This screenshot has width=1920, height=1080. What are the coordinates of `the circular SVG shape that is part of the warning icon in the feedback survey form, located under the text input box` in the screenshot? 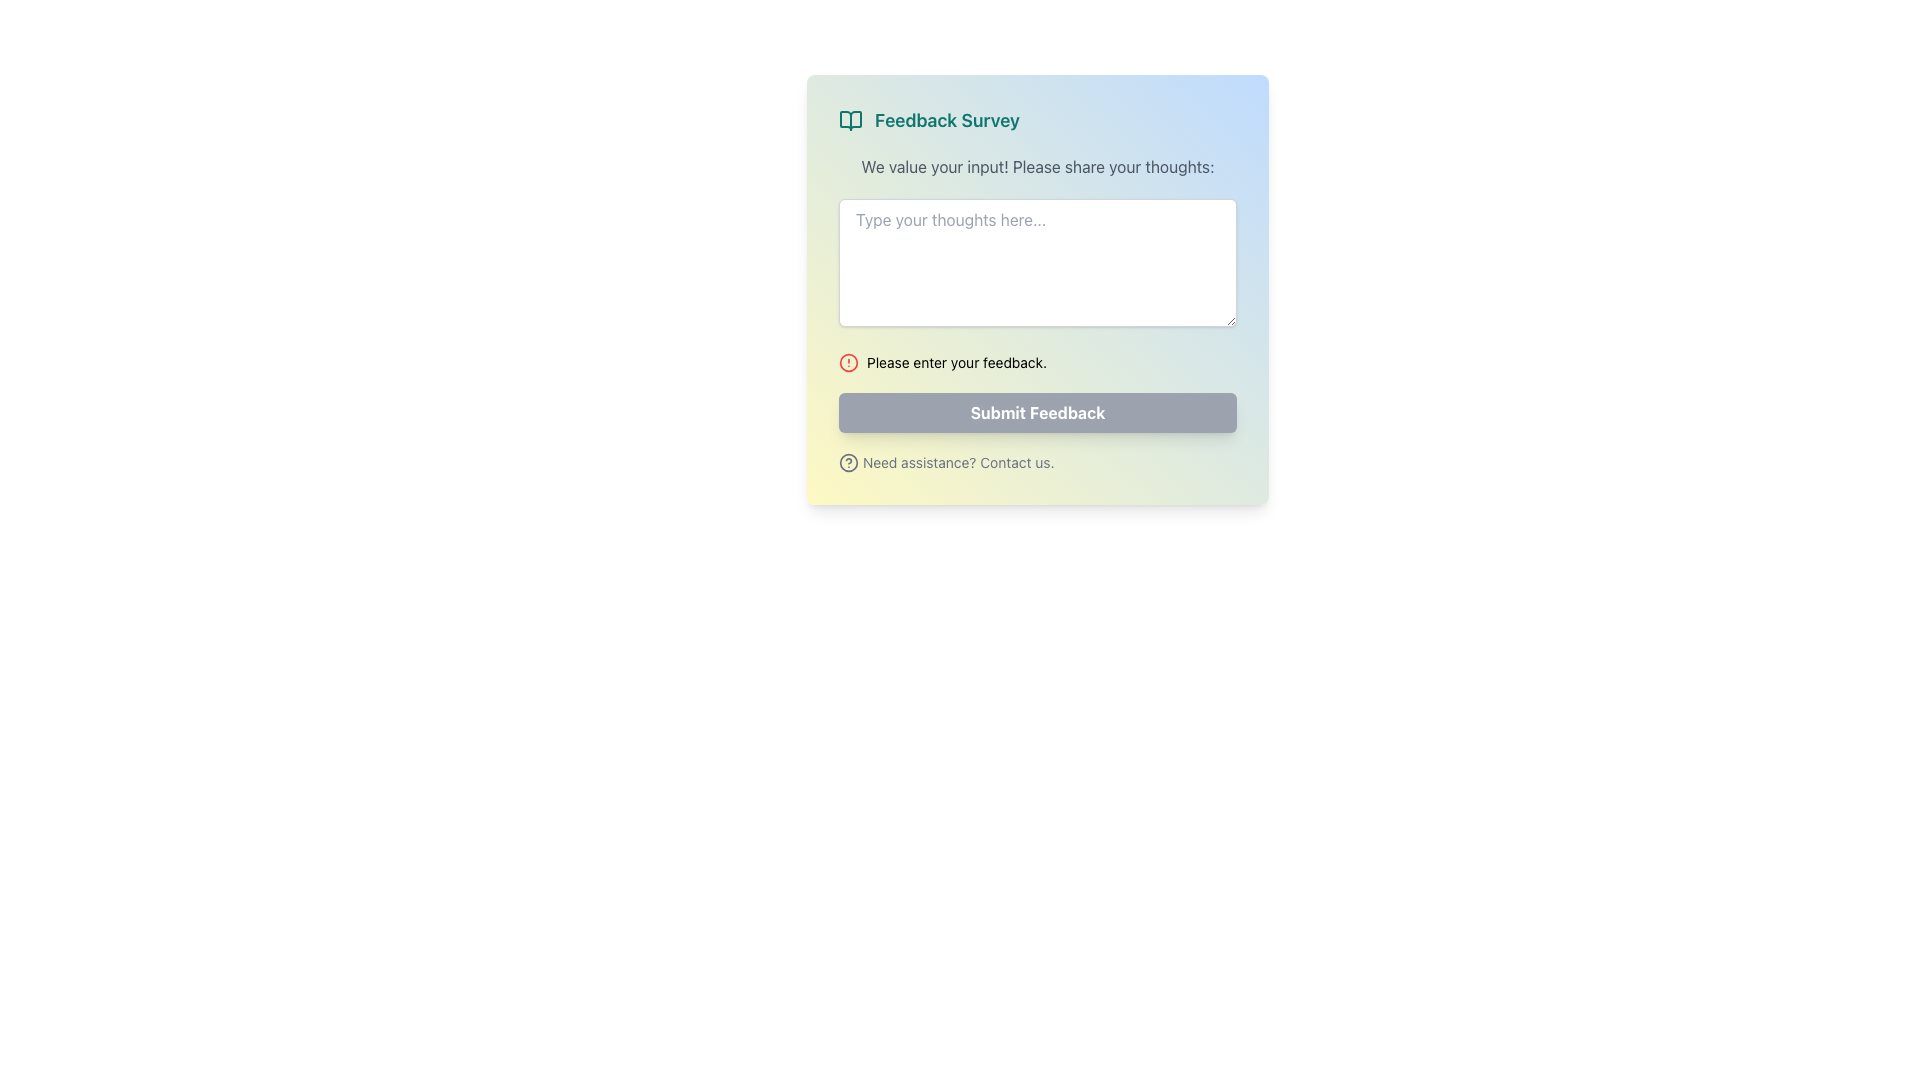 It's located at (849, 362).